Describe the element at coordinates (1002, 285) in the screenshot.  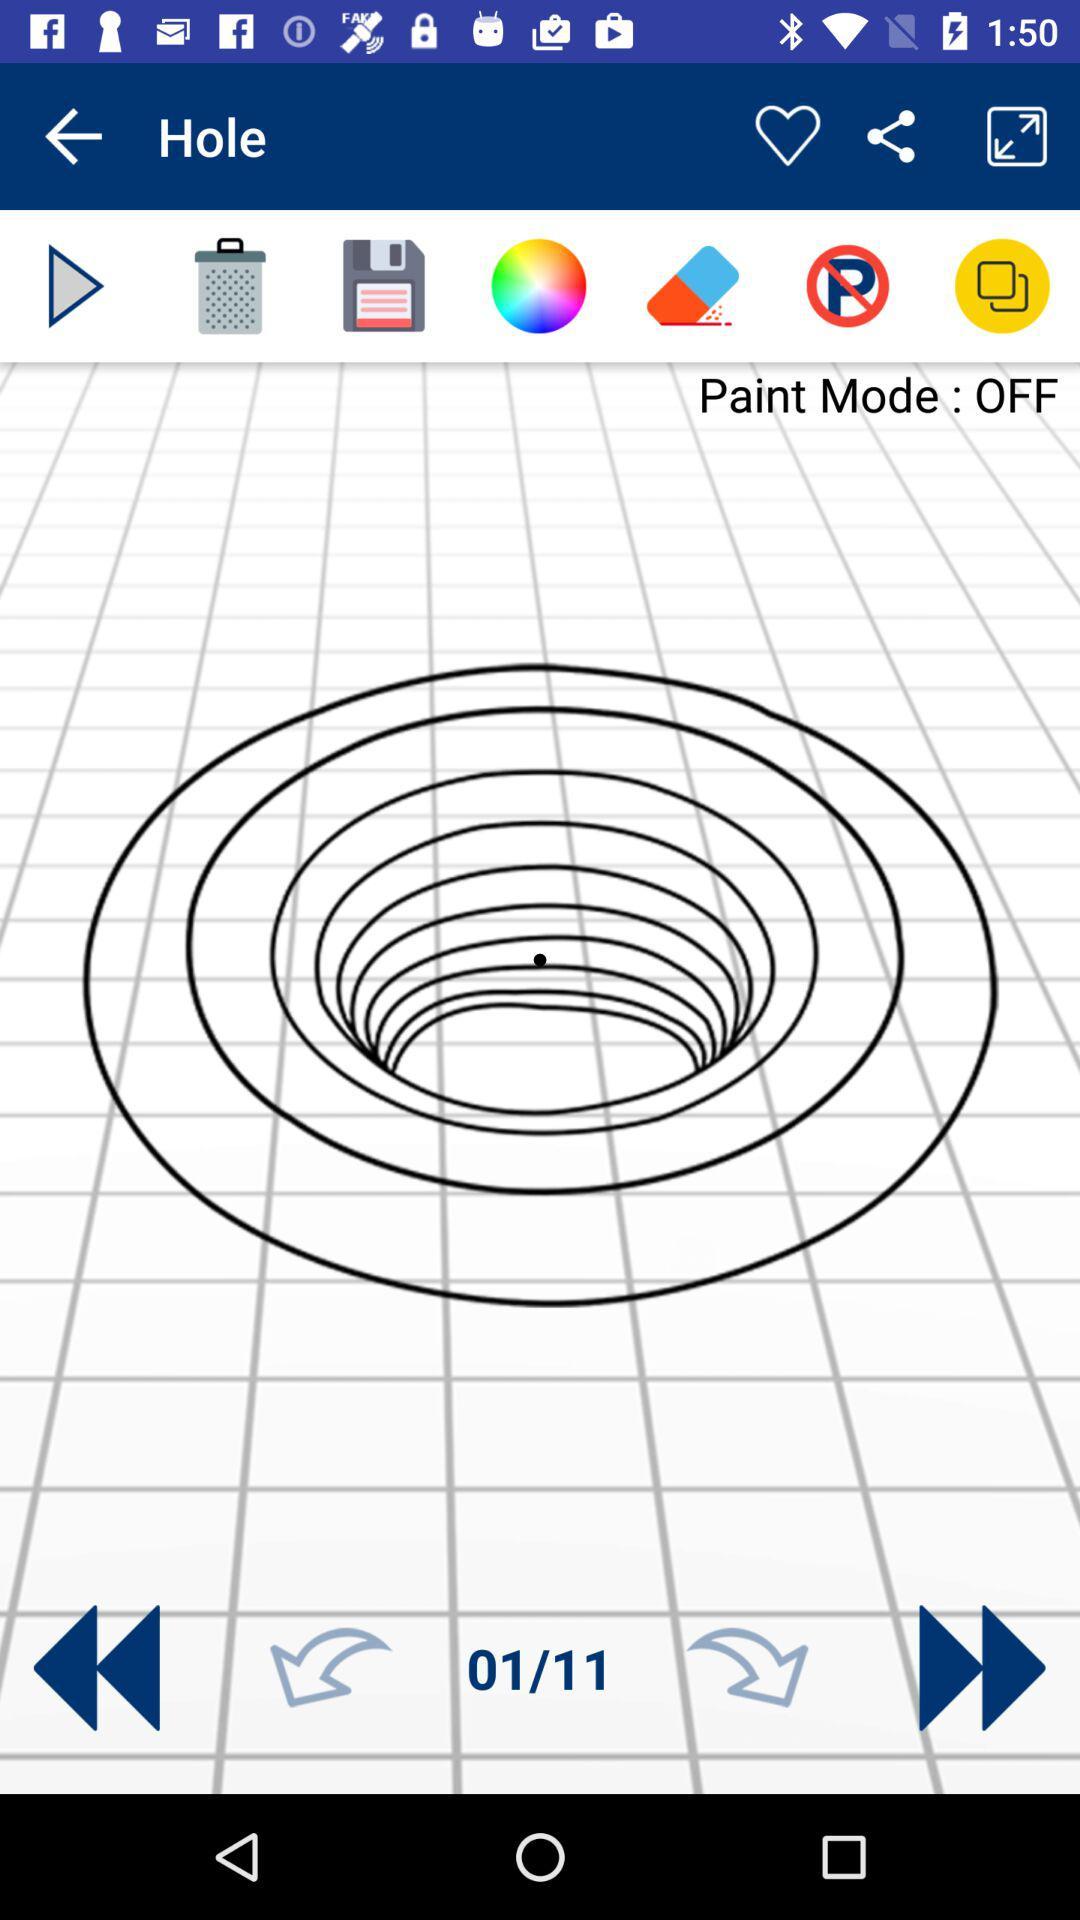
I see `layer` at that location.